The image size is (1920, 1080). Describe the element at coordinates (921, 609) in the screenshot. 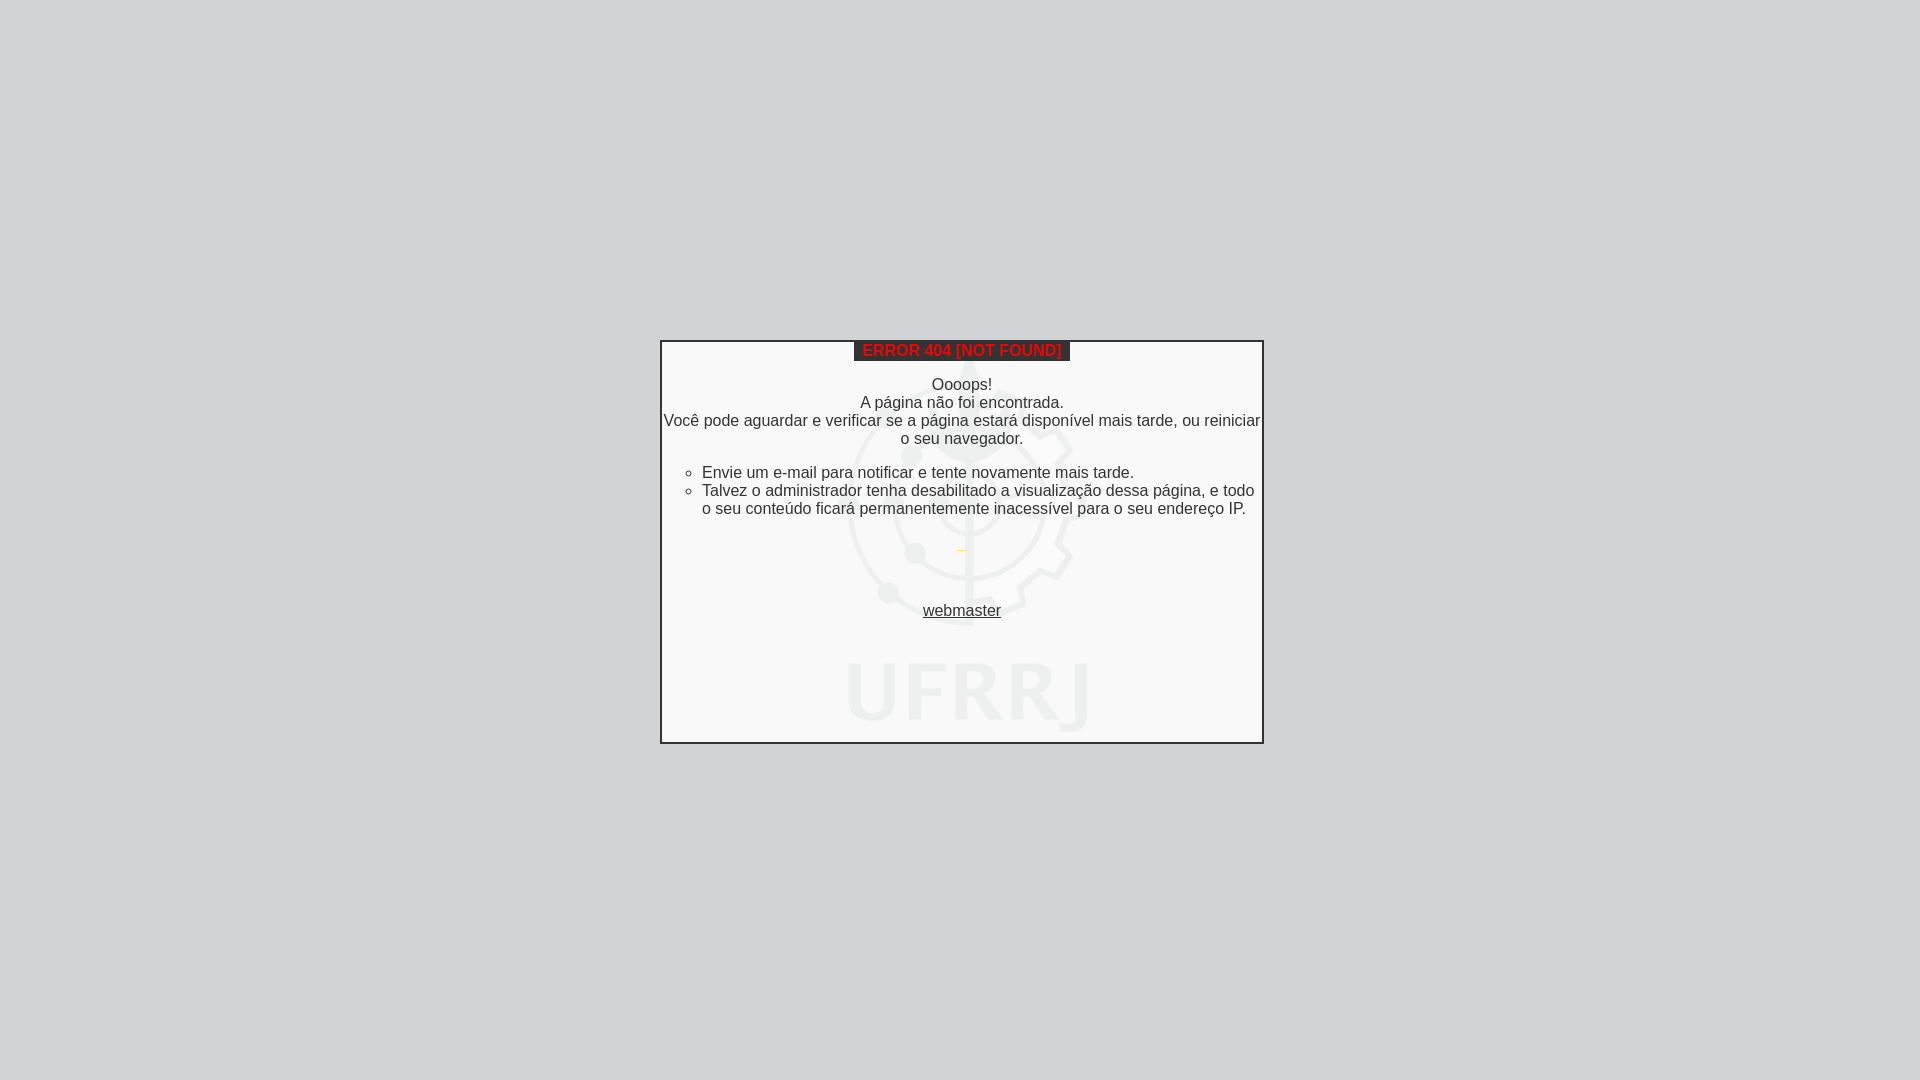

I see `'webmaster'` at that location.